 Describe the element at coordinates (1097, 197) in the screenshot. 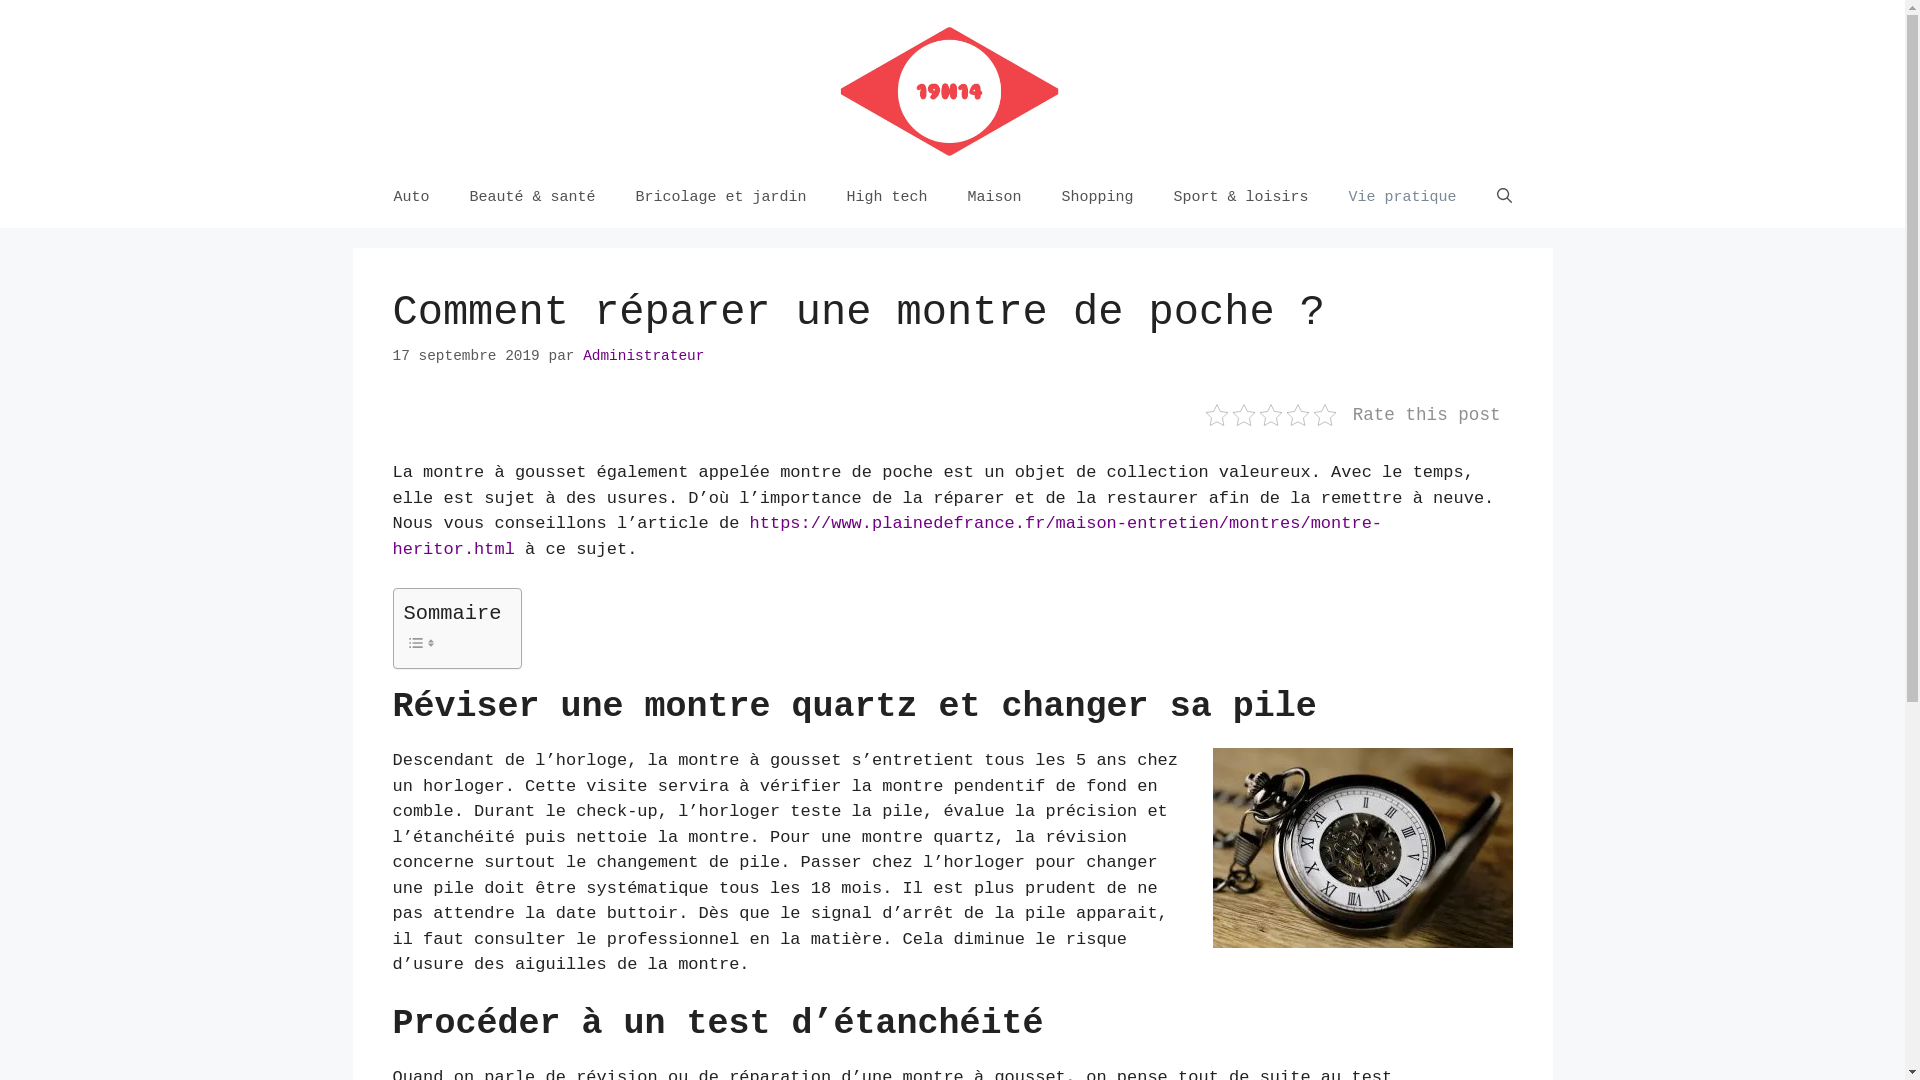

I see `'Shopping'` at that location.